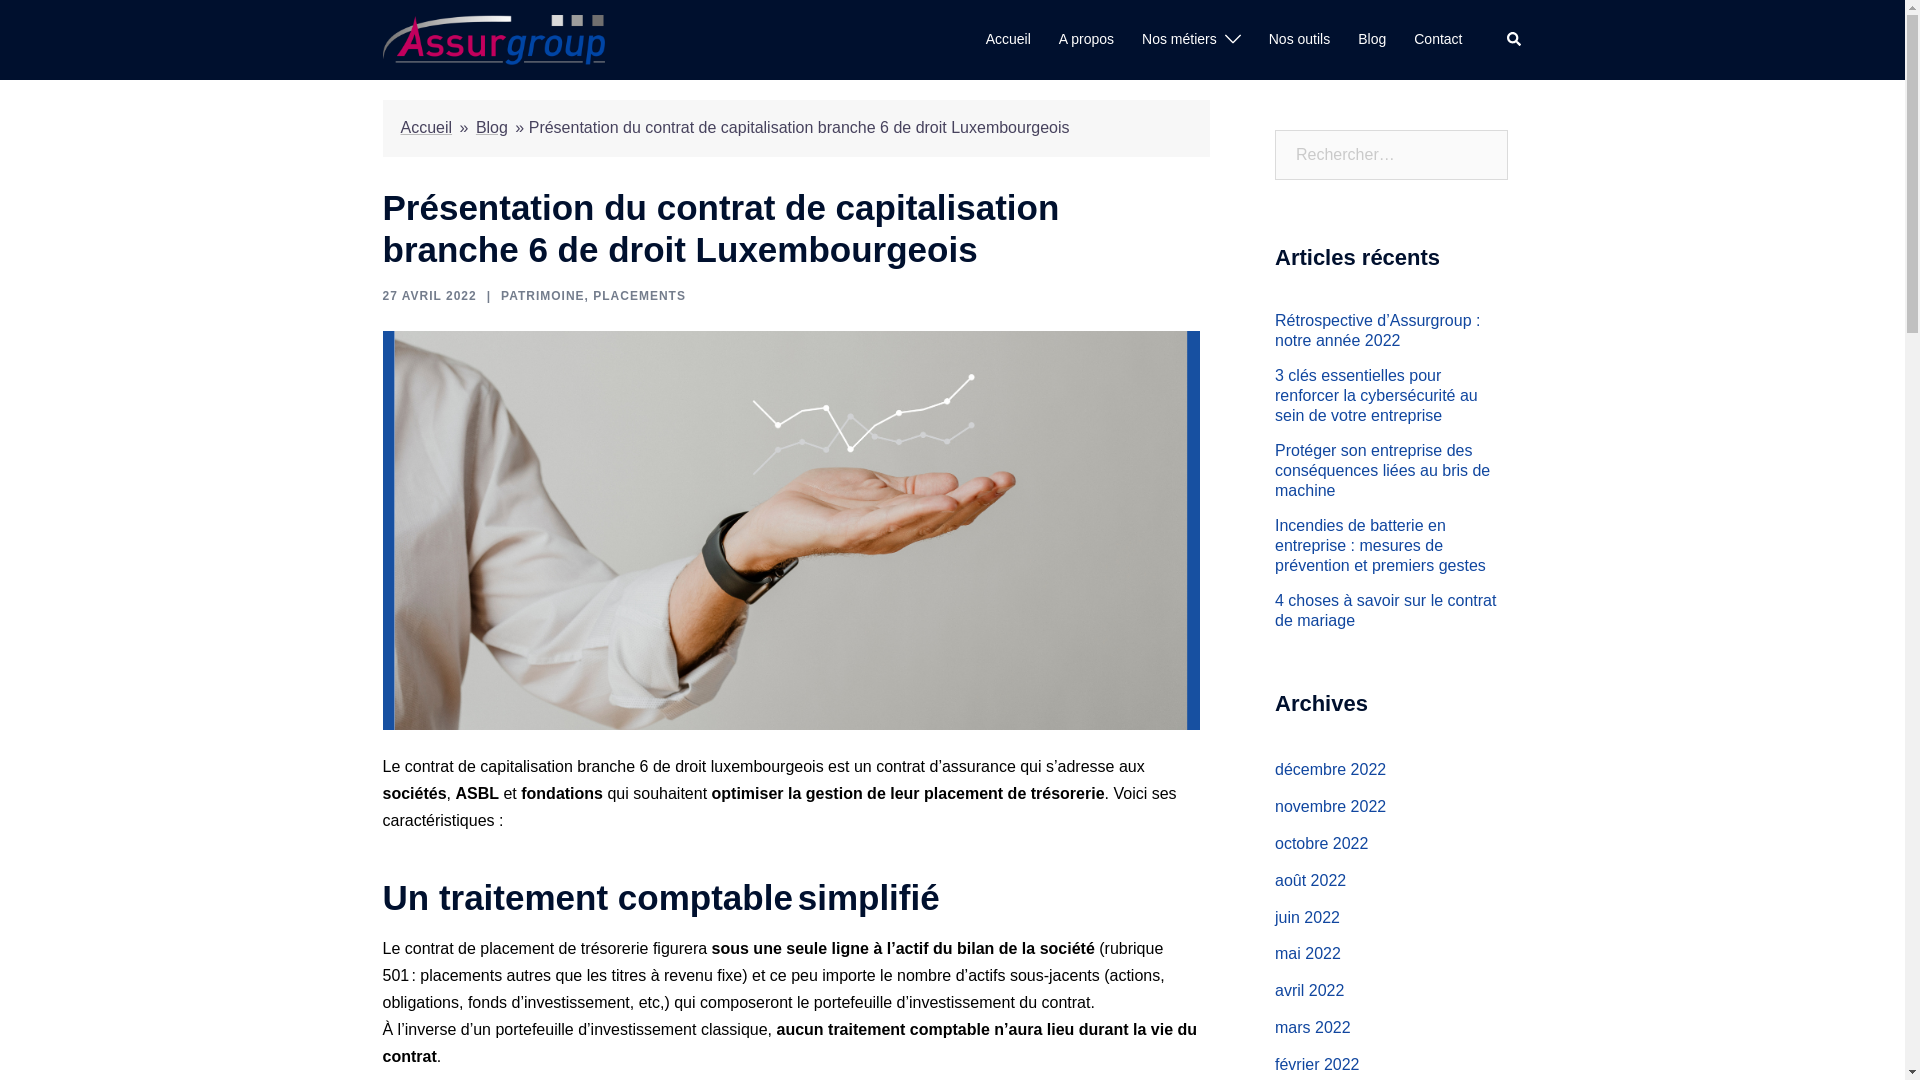  What do you see at coordinates (1330, 805) in the screenshot?
I see `'novembre 2022'` at bounding box center [1330, 805].